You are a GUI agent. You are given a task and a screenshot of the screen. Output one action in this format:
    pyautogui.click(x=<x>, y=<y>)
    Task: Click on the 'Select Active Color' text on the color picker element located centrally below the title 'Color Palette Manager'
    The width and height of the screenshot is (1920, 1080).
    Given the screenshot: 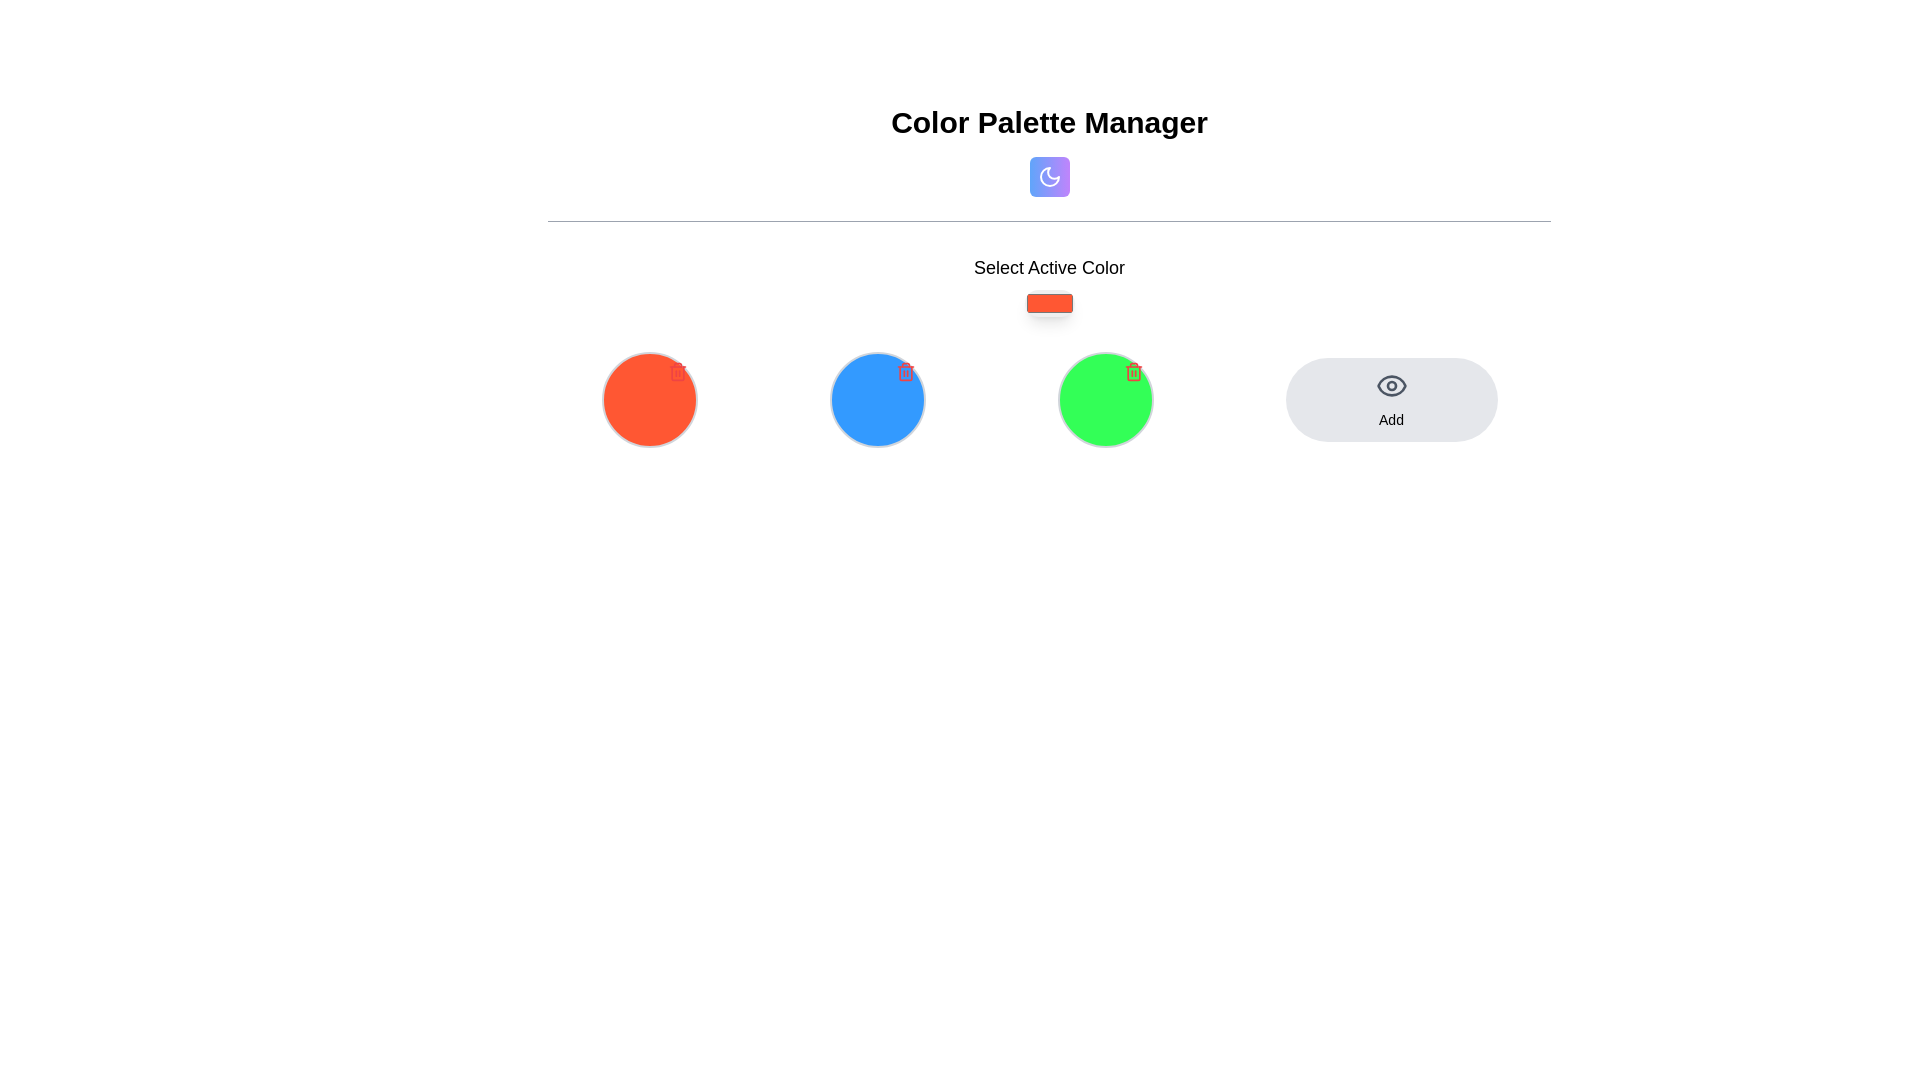 What is the action you would take?
    pyautogui.click(x=1048, y=286)
    